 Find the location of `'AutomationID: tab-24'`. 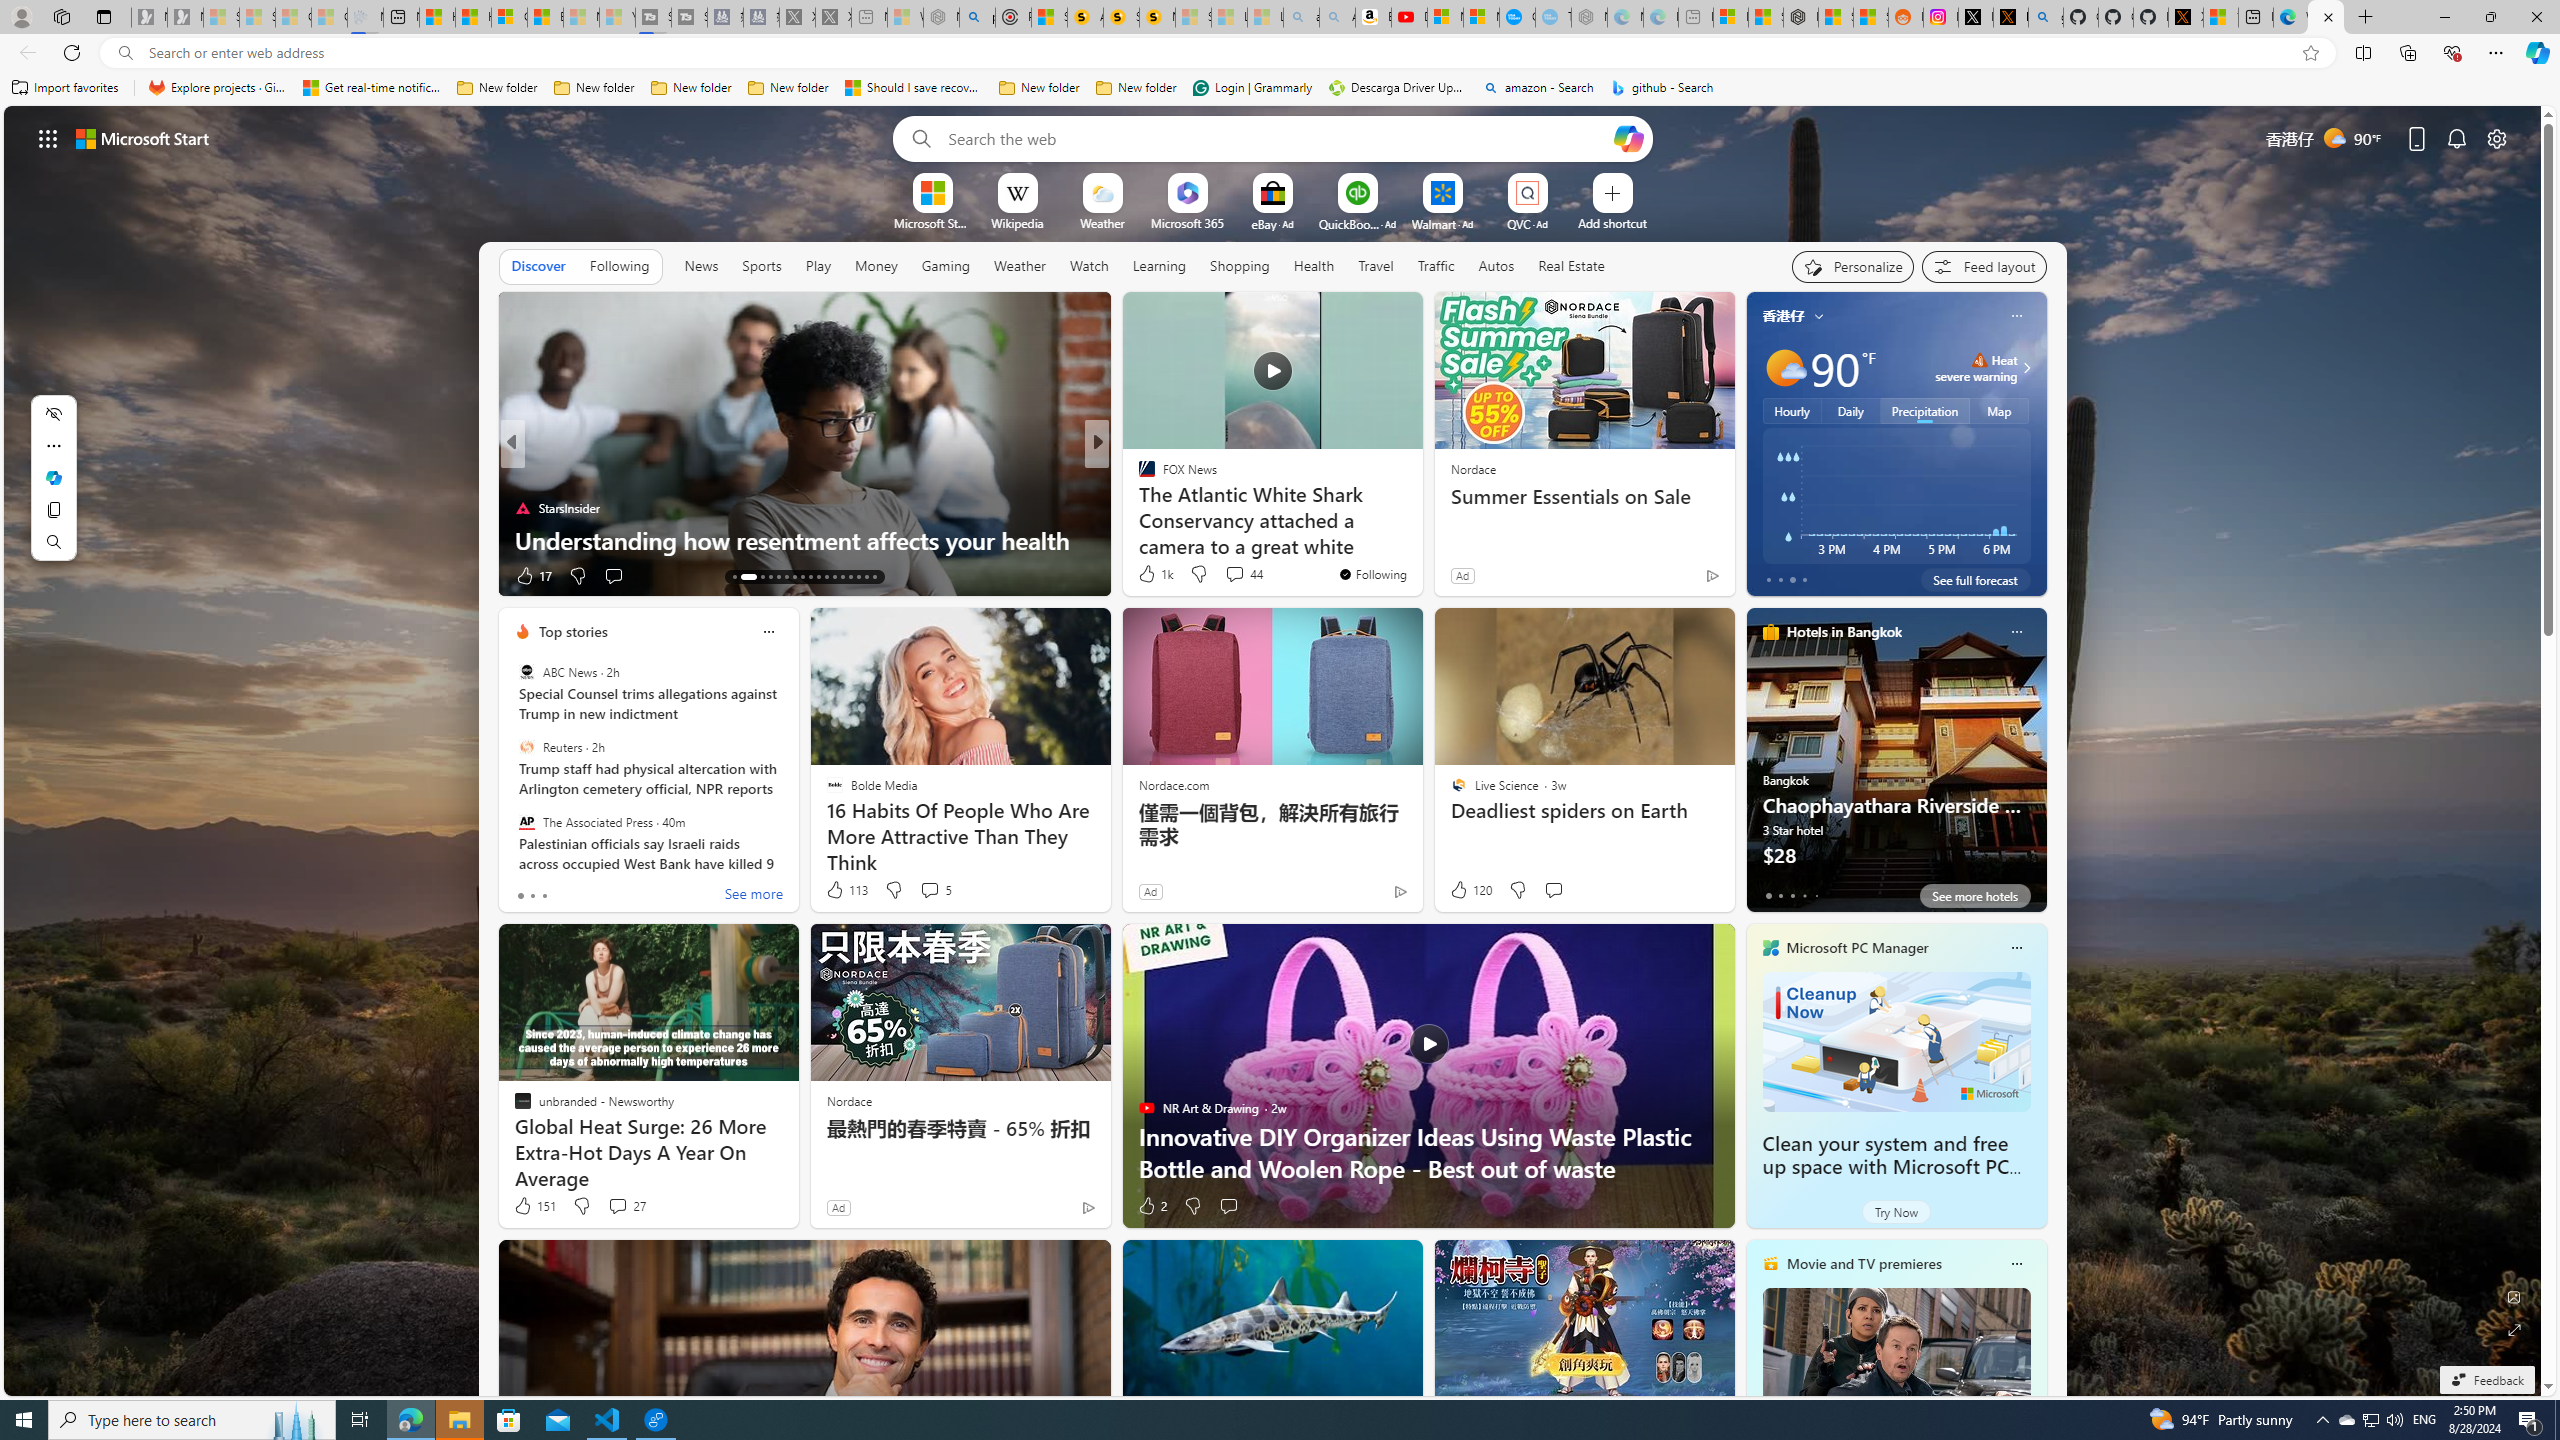

'AutomationID: tab-24' is located at coordinates (833, 577).